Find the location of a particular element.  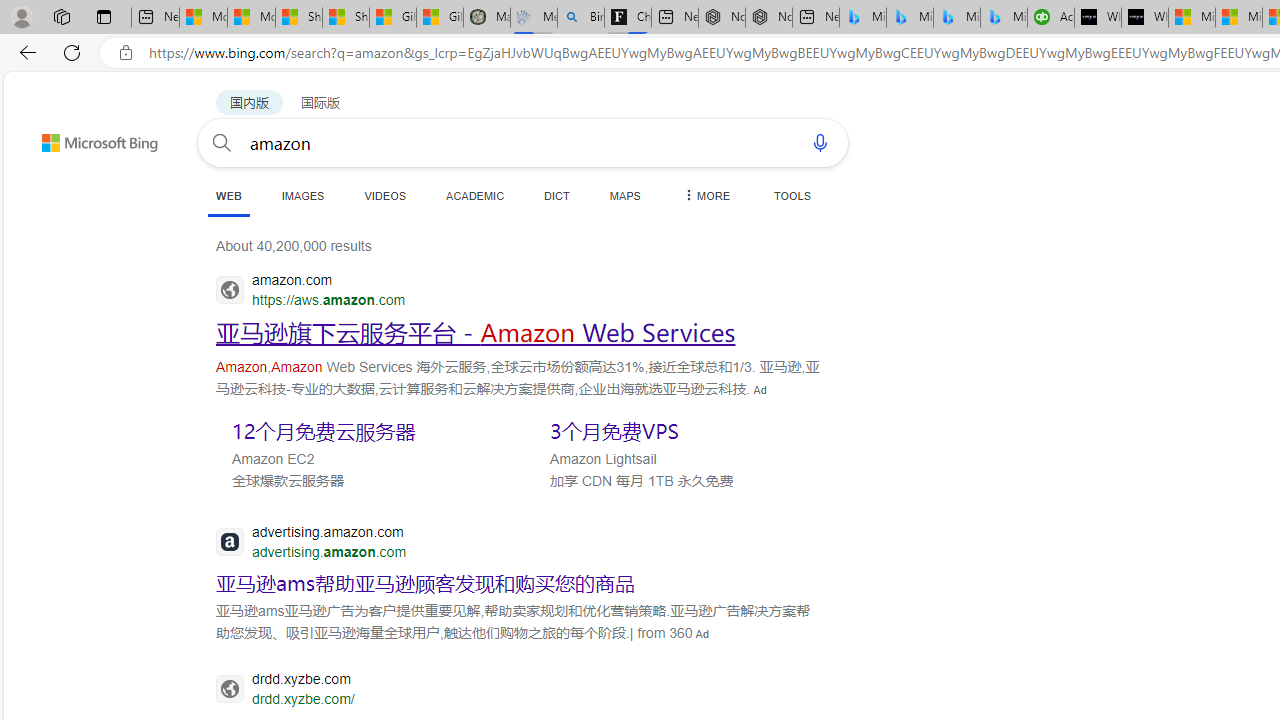

'Manatee Mortality Statistics | FWC' is located at coordinates (486, 17).